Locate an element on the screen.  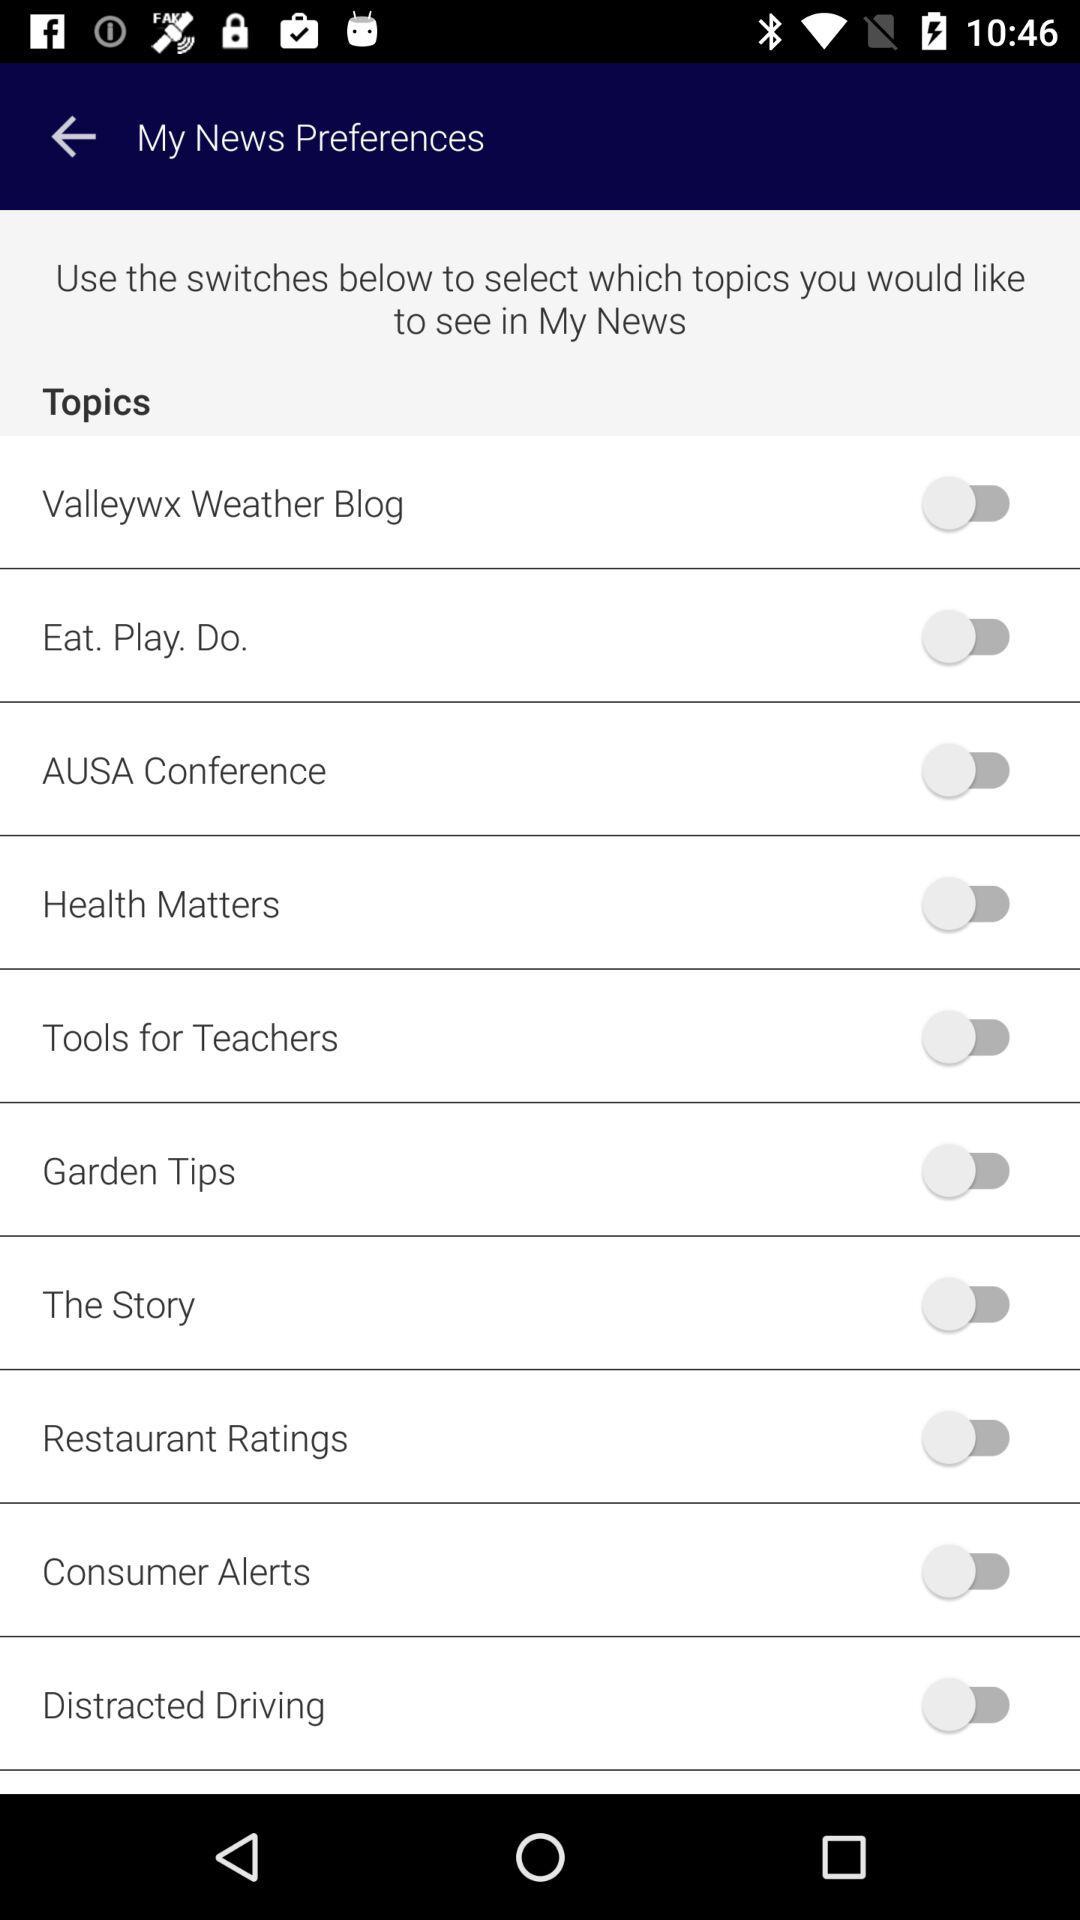
restaurant ratings option is located at coordinates (974, 1435).